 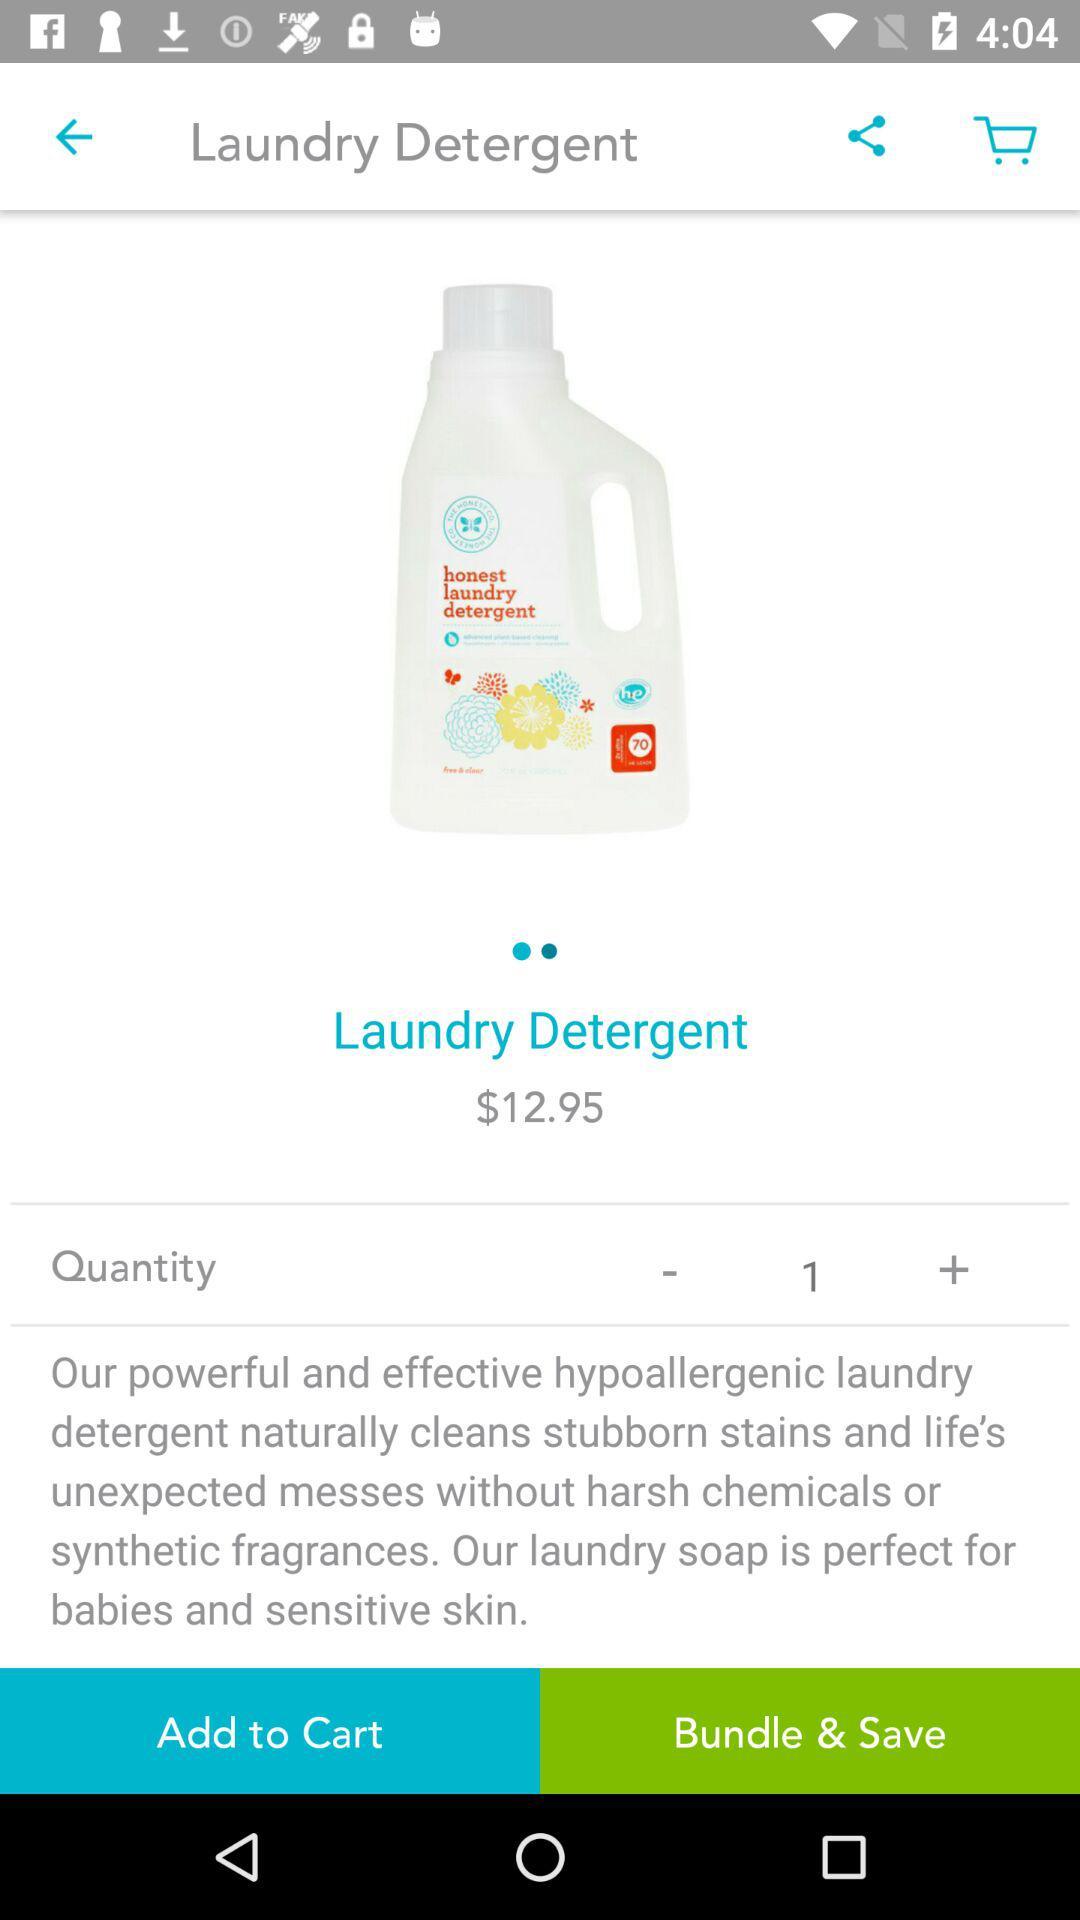 I want to click on the bundle & save item, so click(x=810, y=1730).